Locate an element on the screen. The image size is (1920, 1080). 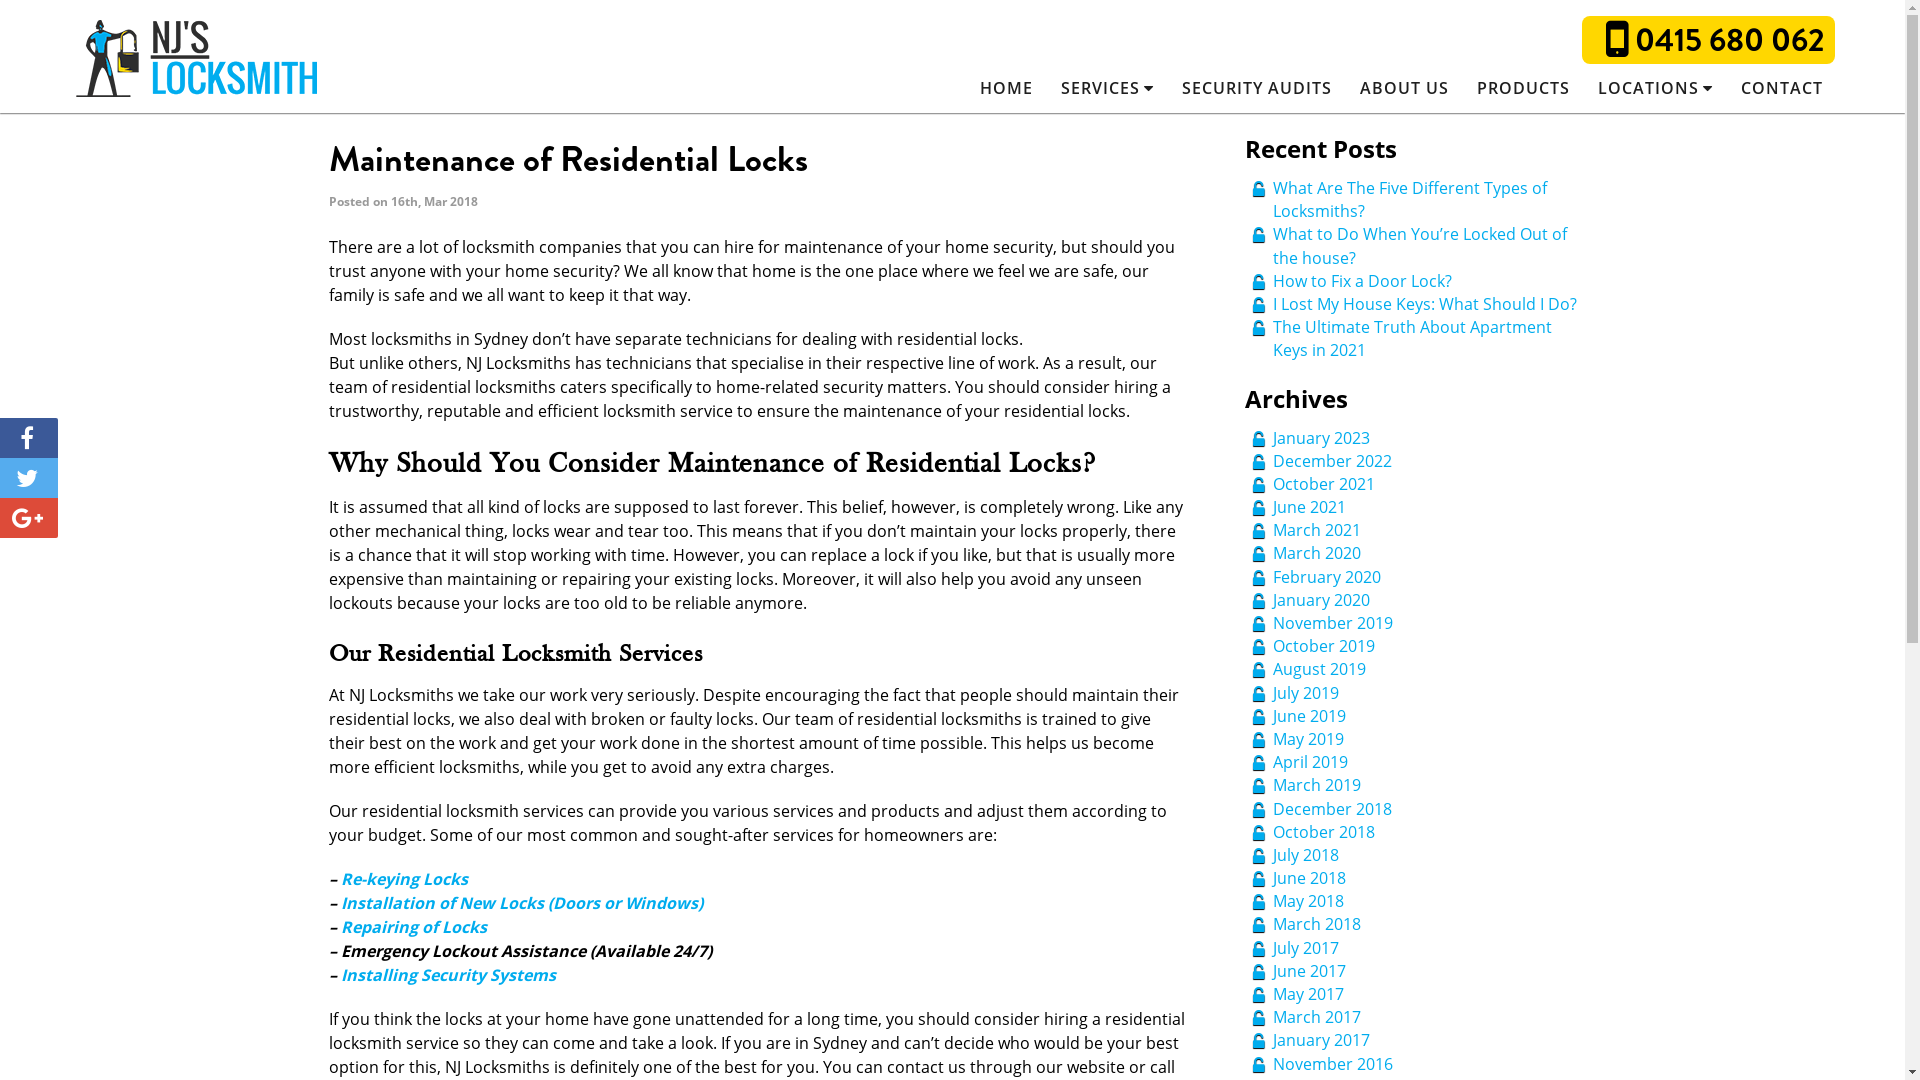
'April 2019' is located at coordinates (1309, 762).